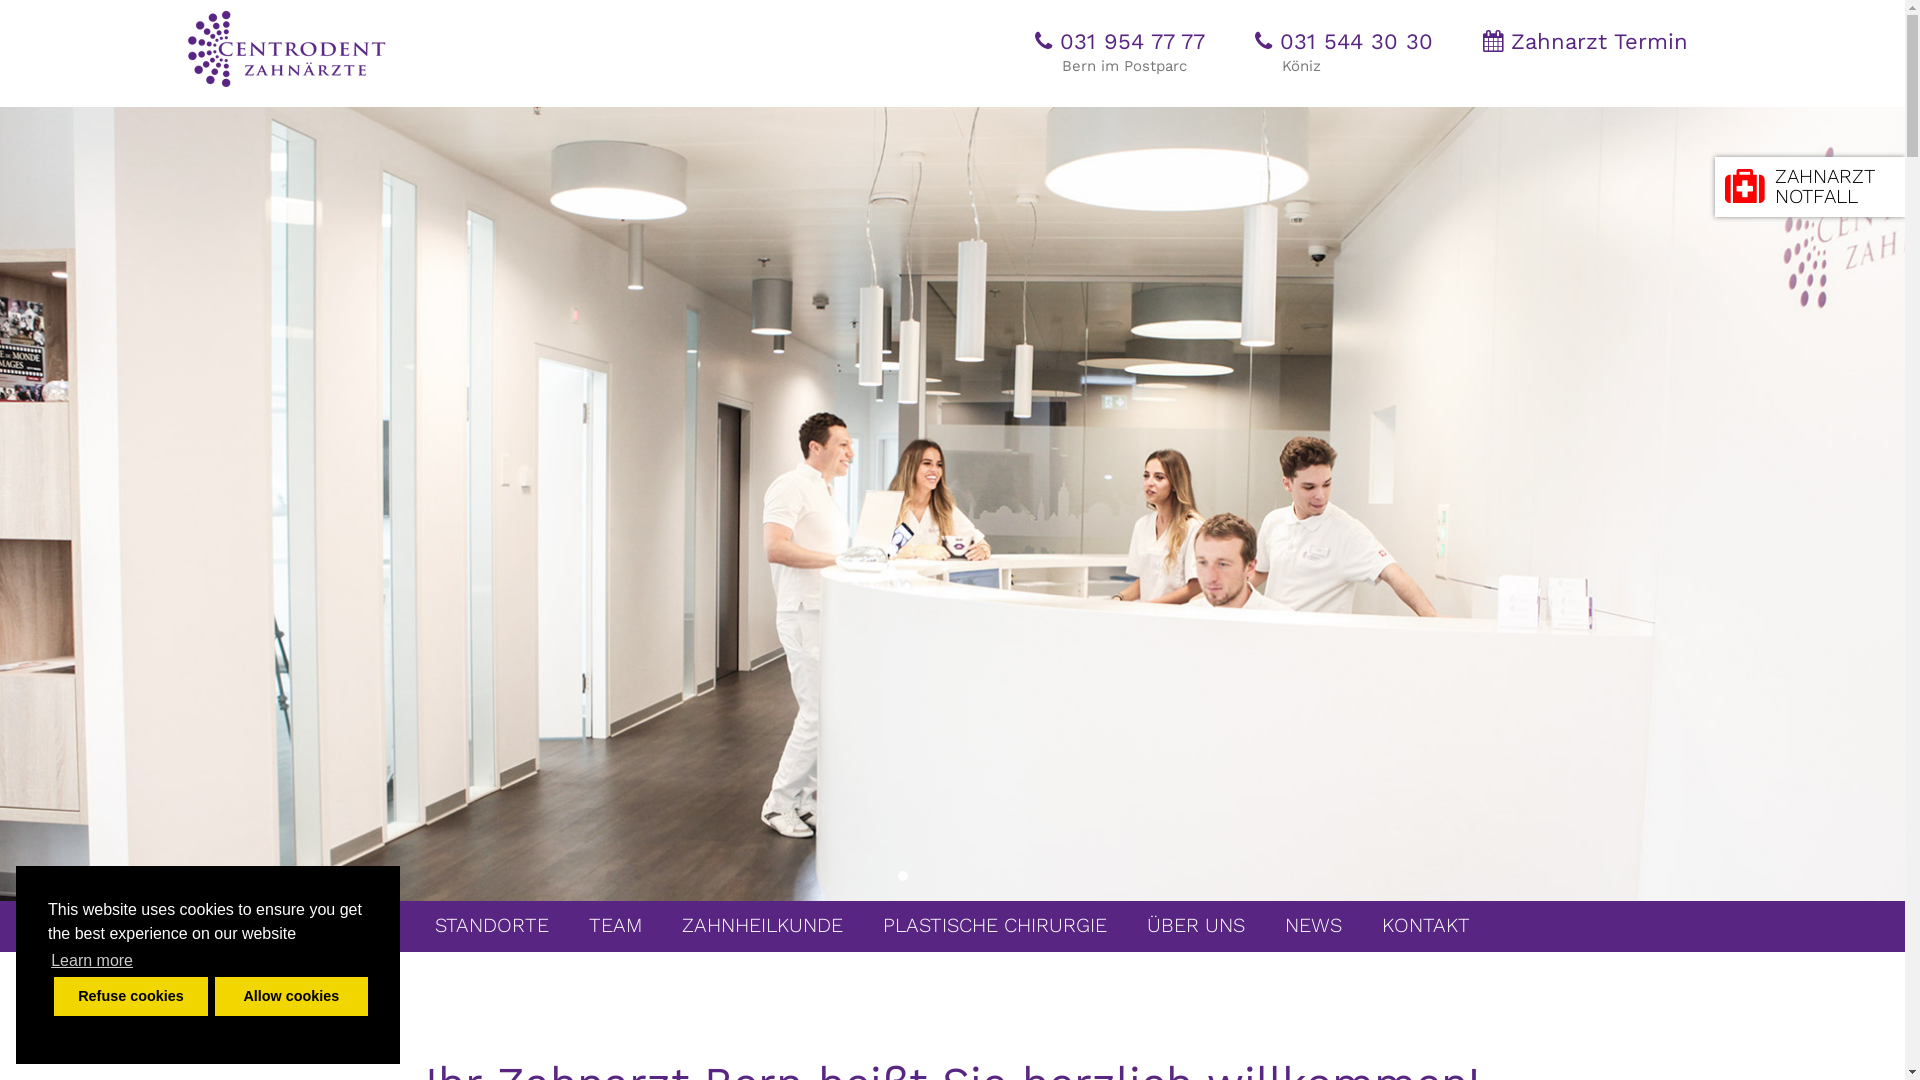  Describe the element at coordinates (290, 995) in the screenshot. I see `'Allow cookies'` at that location.